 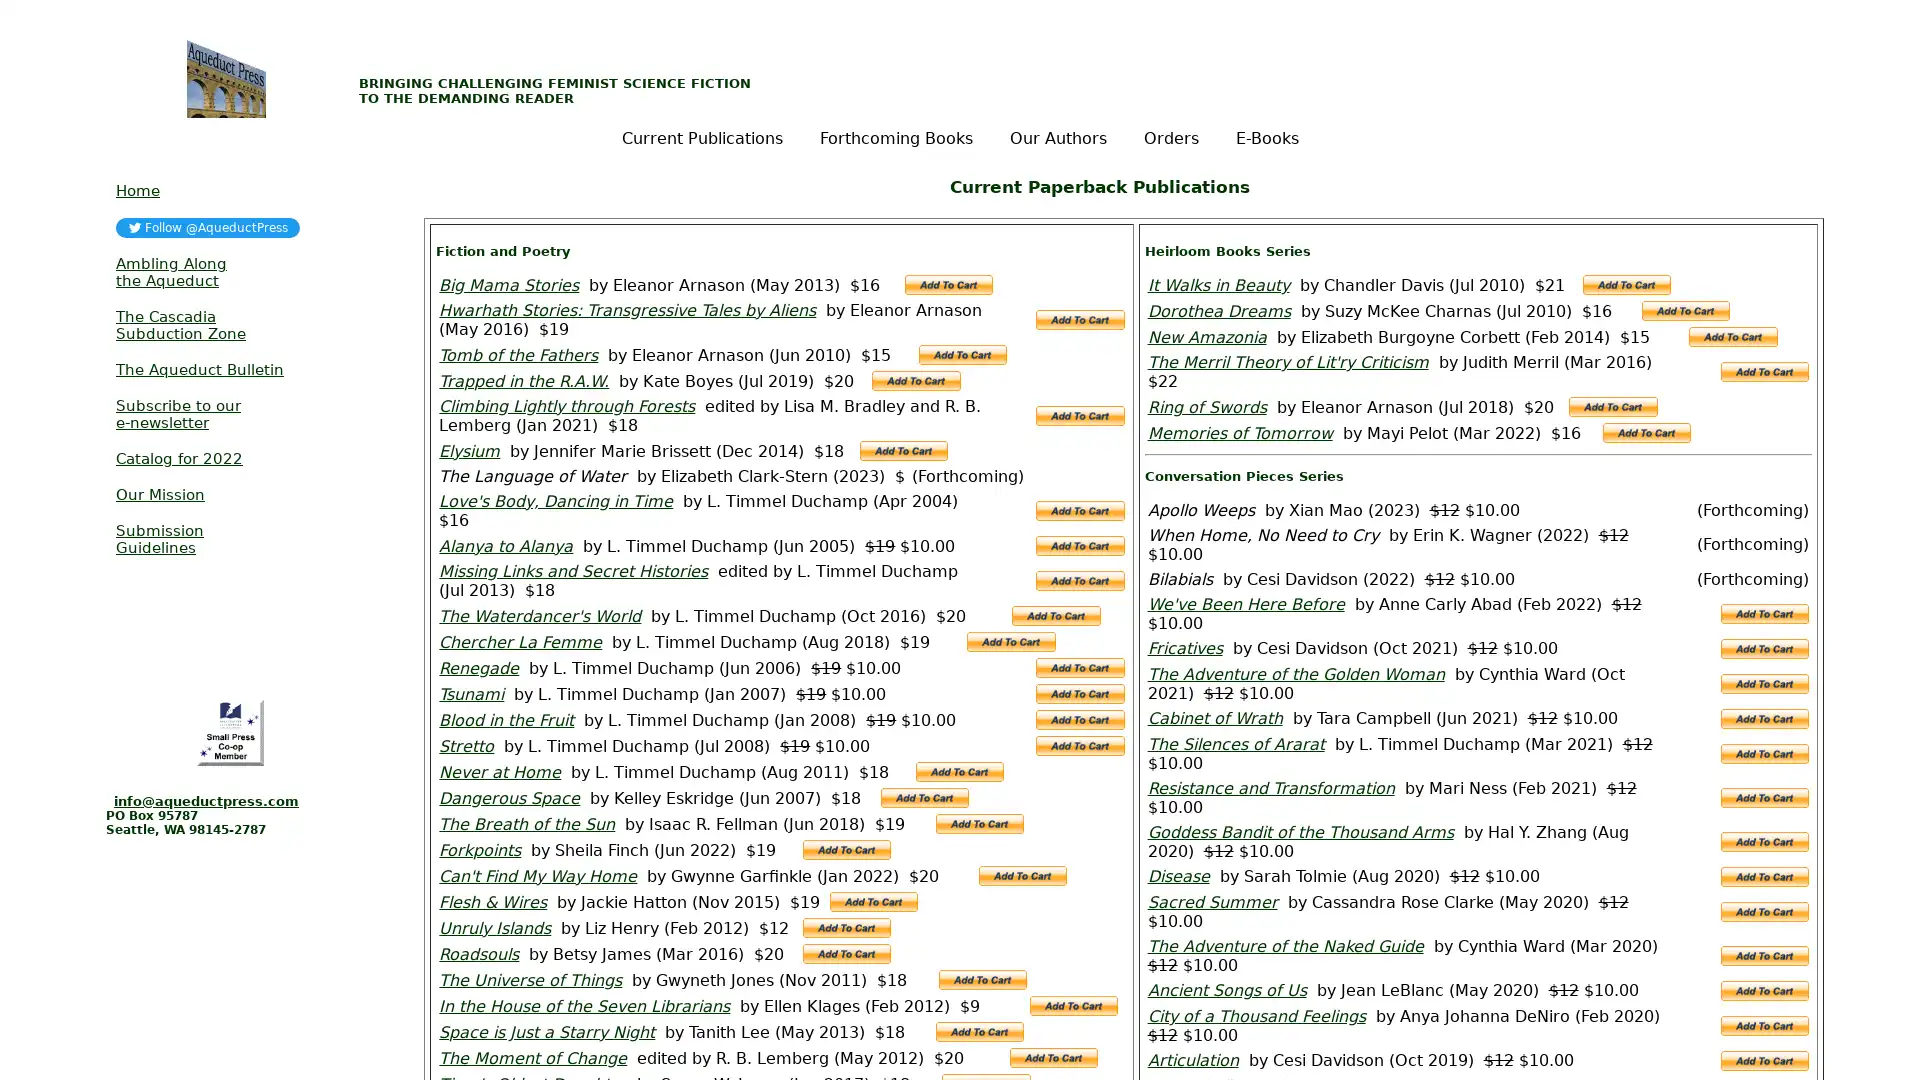 I want to click on Make payments with PayPal - it\'s fast, free and secure!, so click(x=1079, y=693).